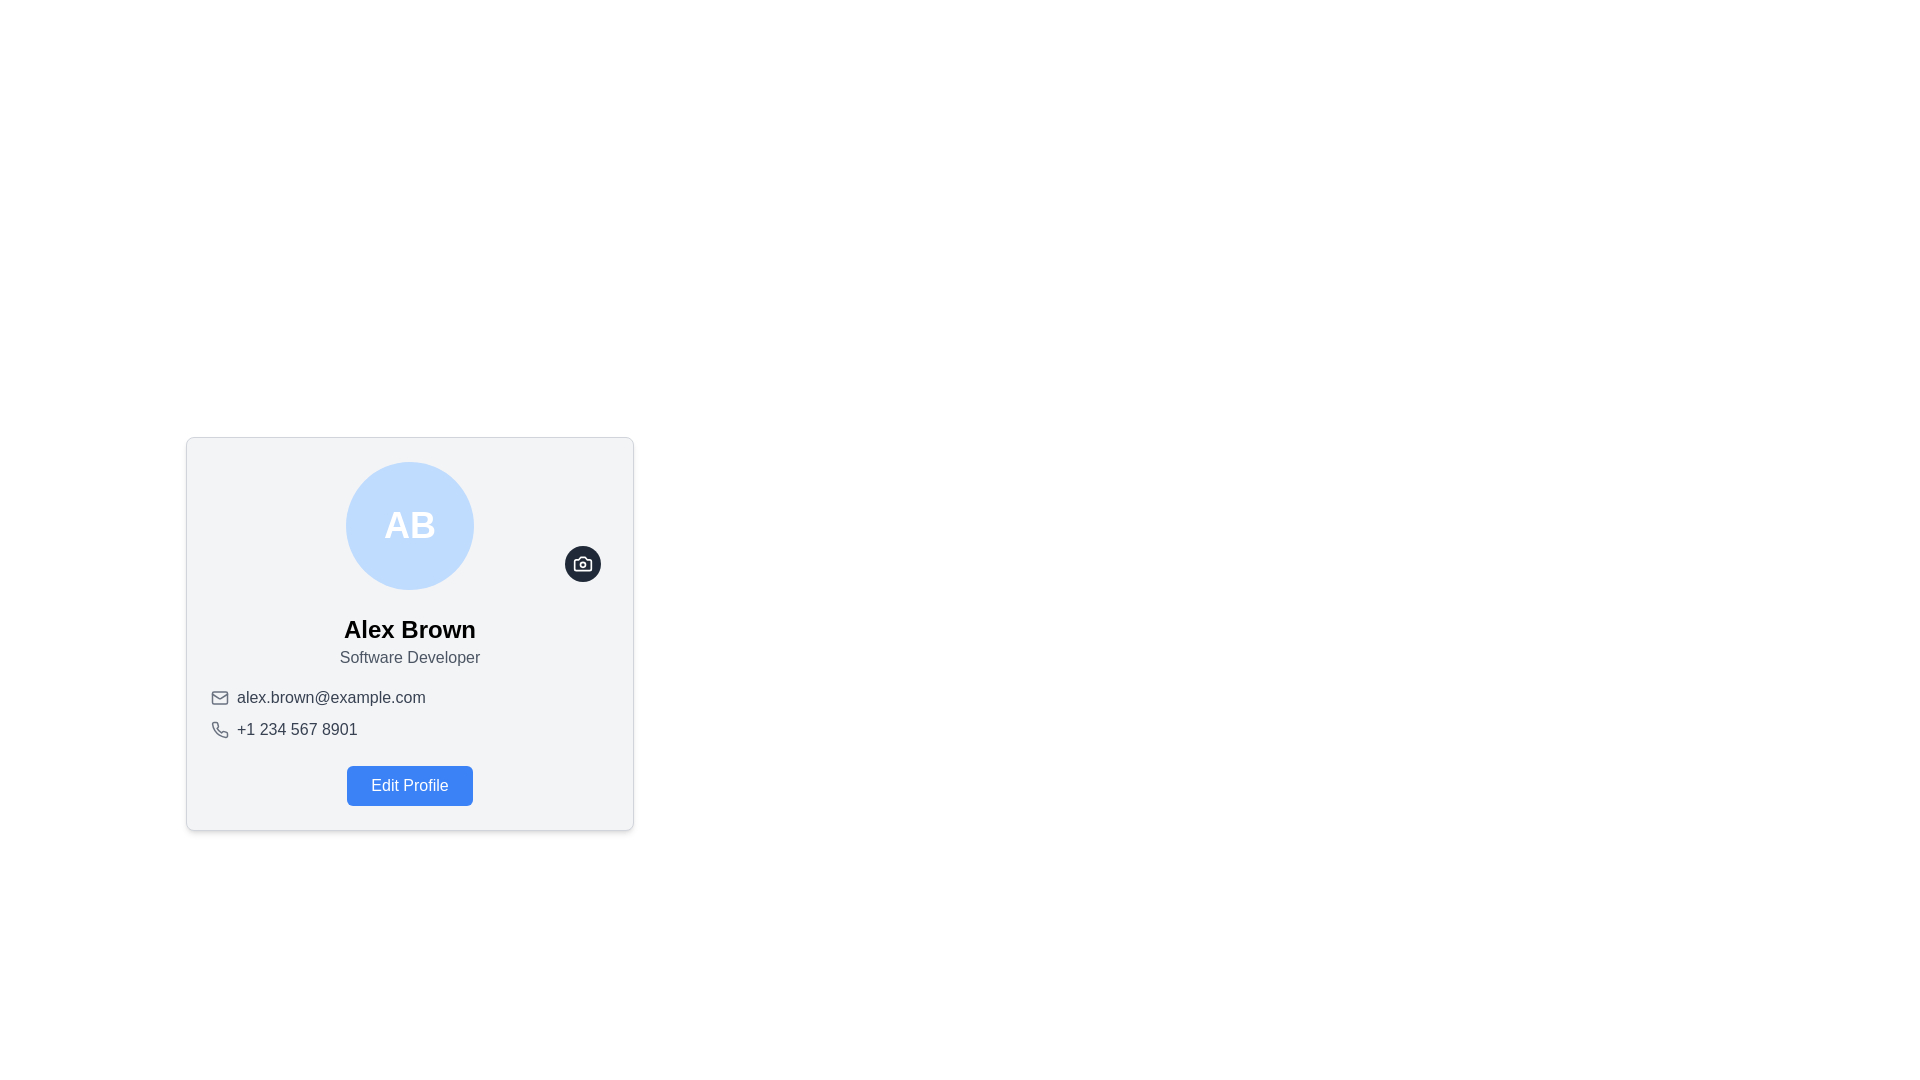  Describe the element at coordinates (408, 785) in the screenshot. I see `the edit button located centrally below the email and phone number in the user profile card to initiate editing of the profile information` at that location.